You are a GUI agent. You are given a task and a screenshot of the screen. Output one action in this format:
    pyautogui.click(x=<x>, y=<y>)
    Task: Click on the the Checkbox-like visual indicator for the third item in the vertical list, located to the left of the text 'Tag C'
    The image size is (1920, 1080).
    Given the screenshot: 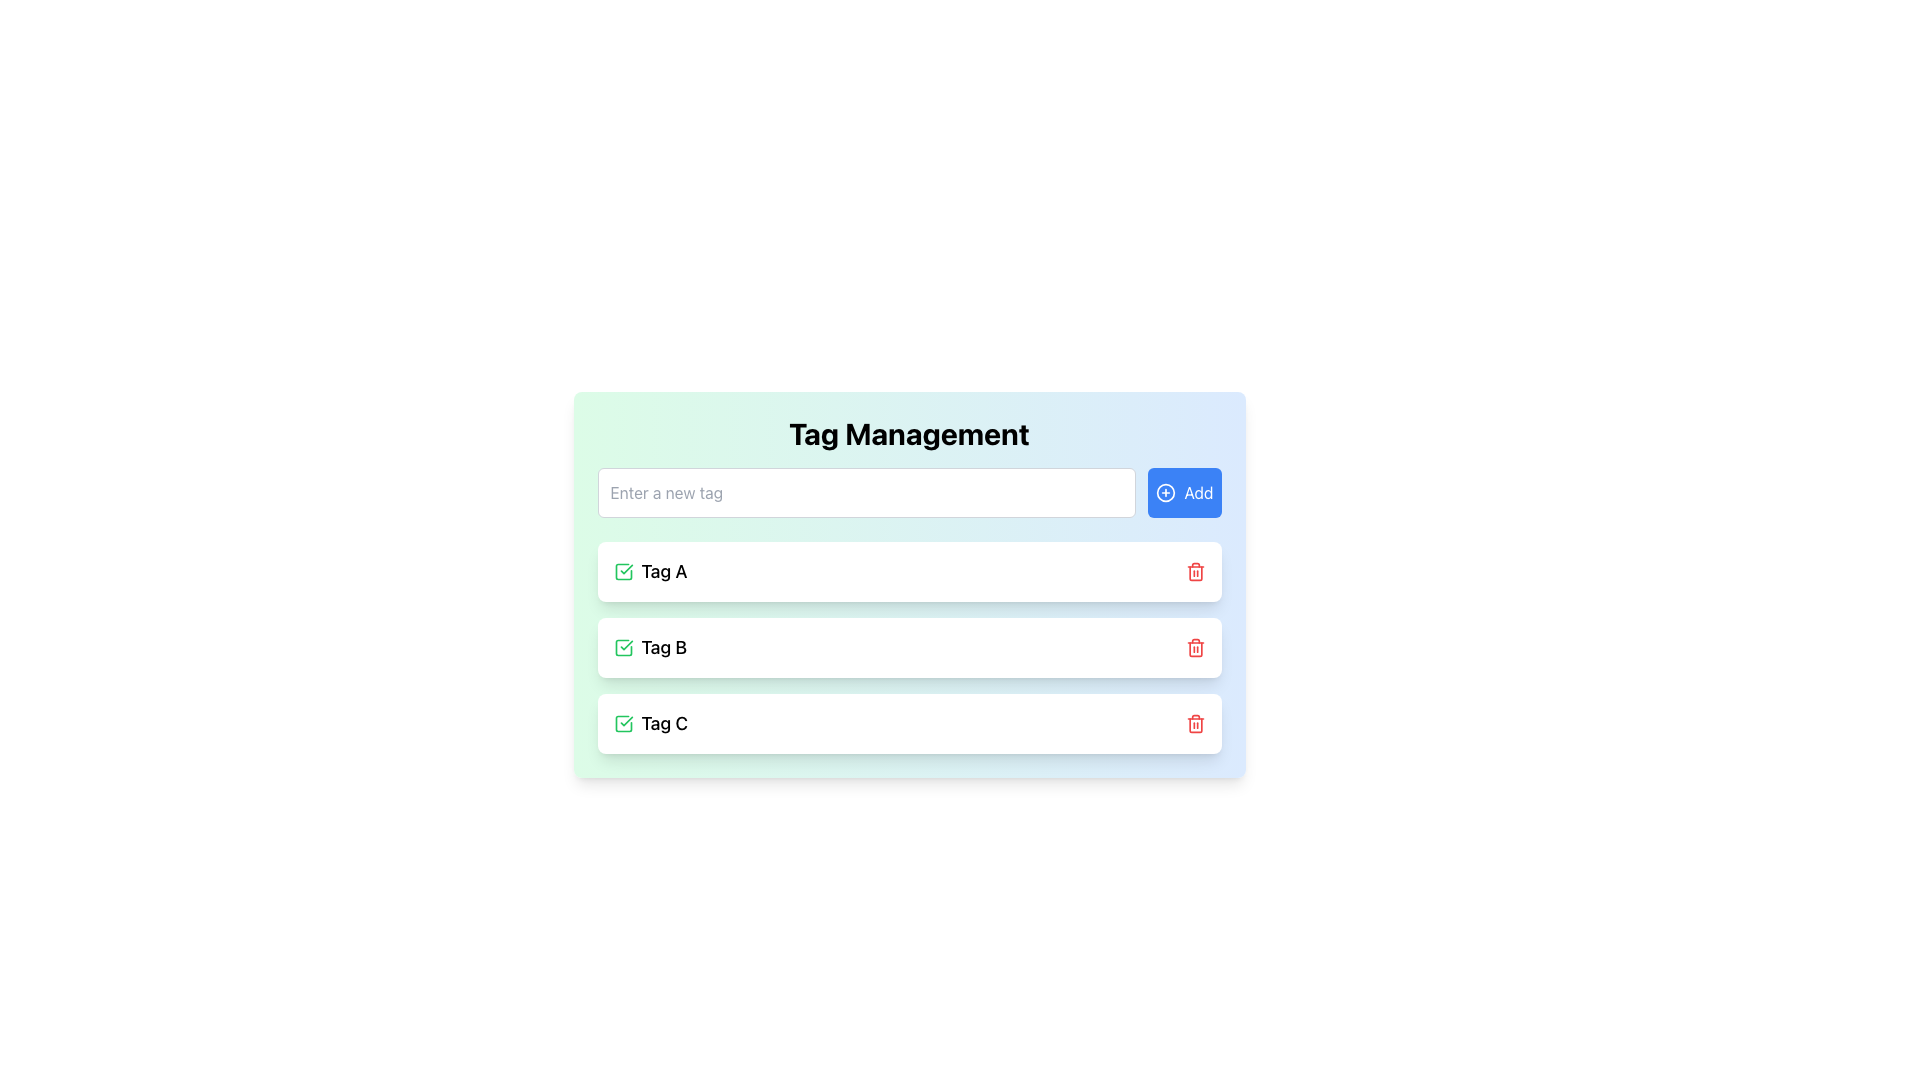 What is the action you would take?
    pyautogui.click(x=622, y=724)
    